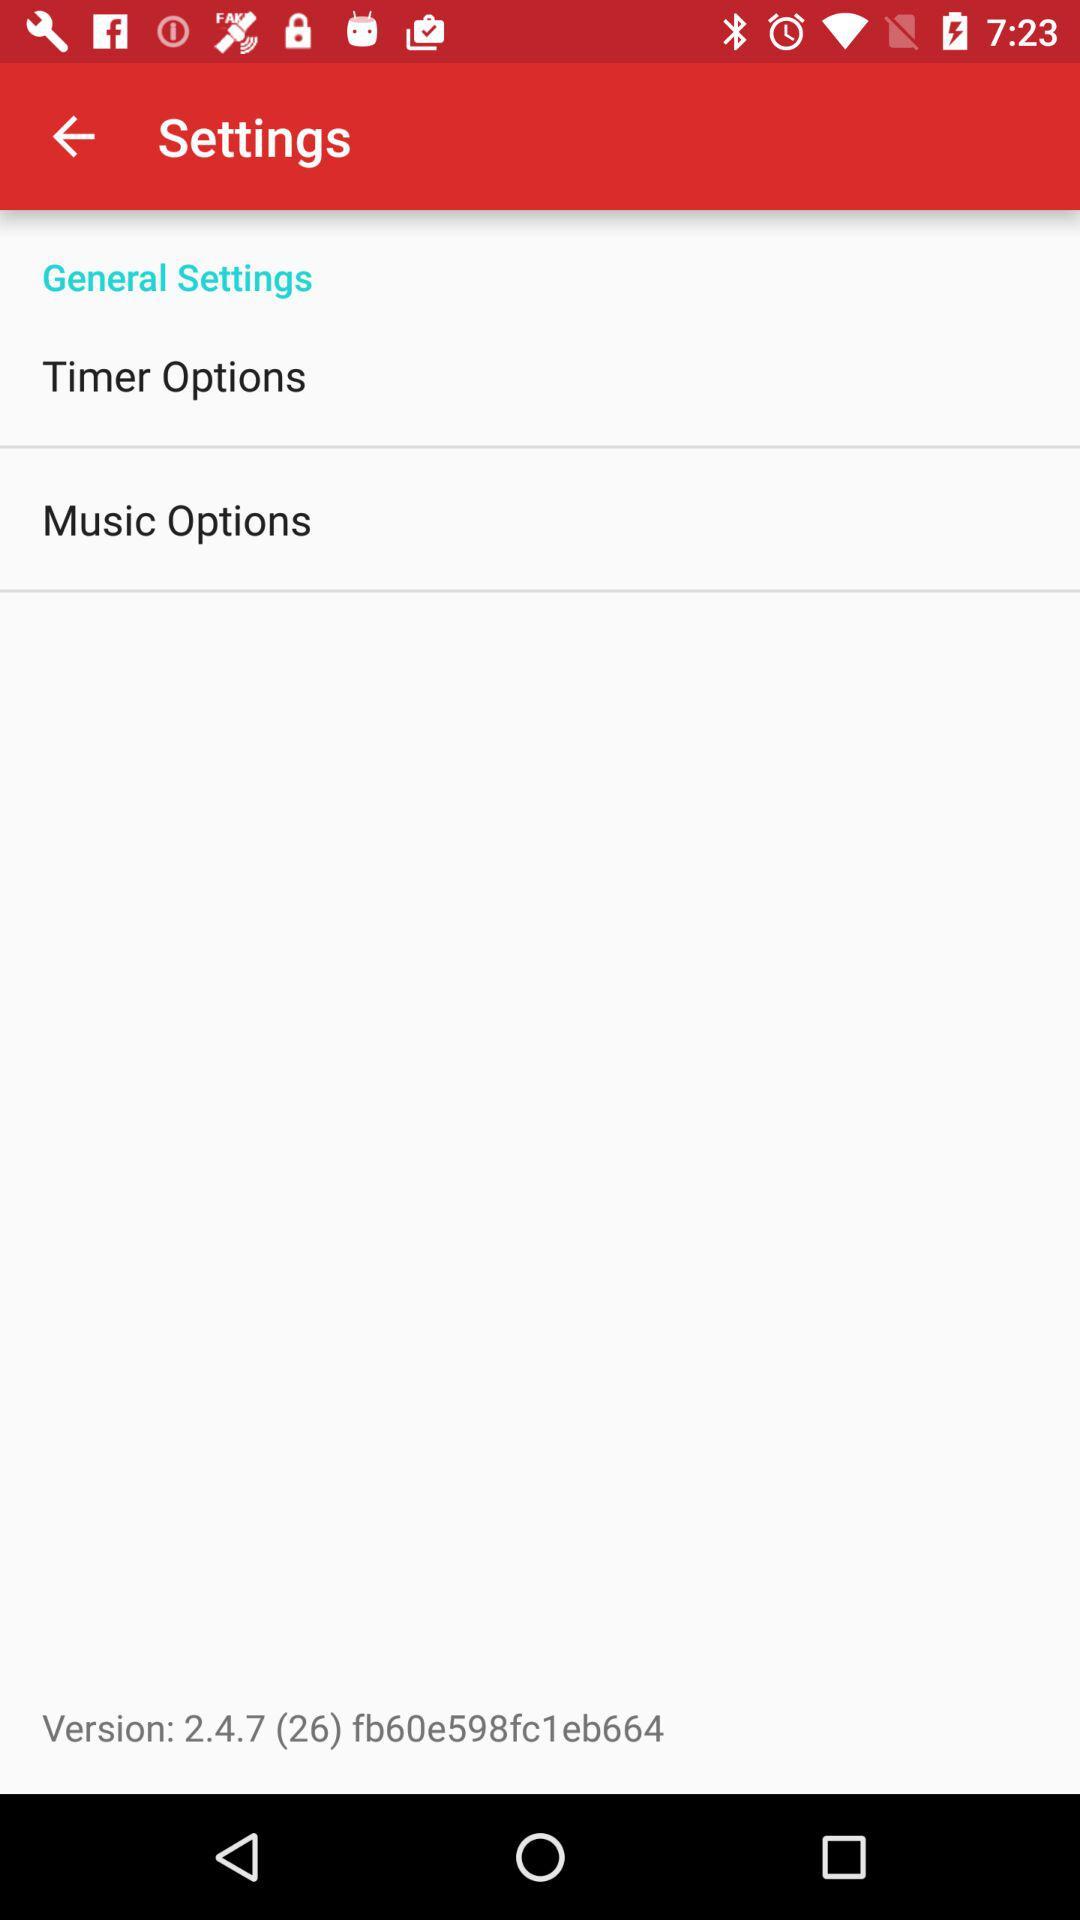 The width and height of the screenshot is (1080, 1920). Describe the element at coordinates (176, 518) in the screenshot. I see `the item below timer options icon` at that location.